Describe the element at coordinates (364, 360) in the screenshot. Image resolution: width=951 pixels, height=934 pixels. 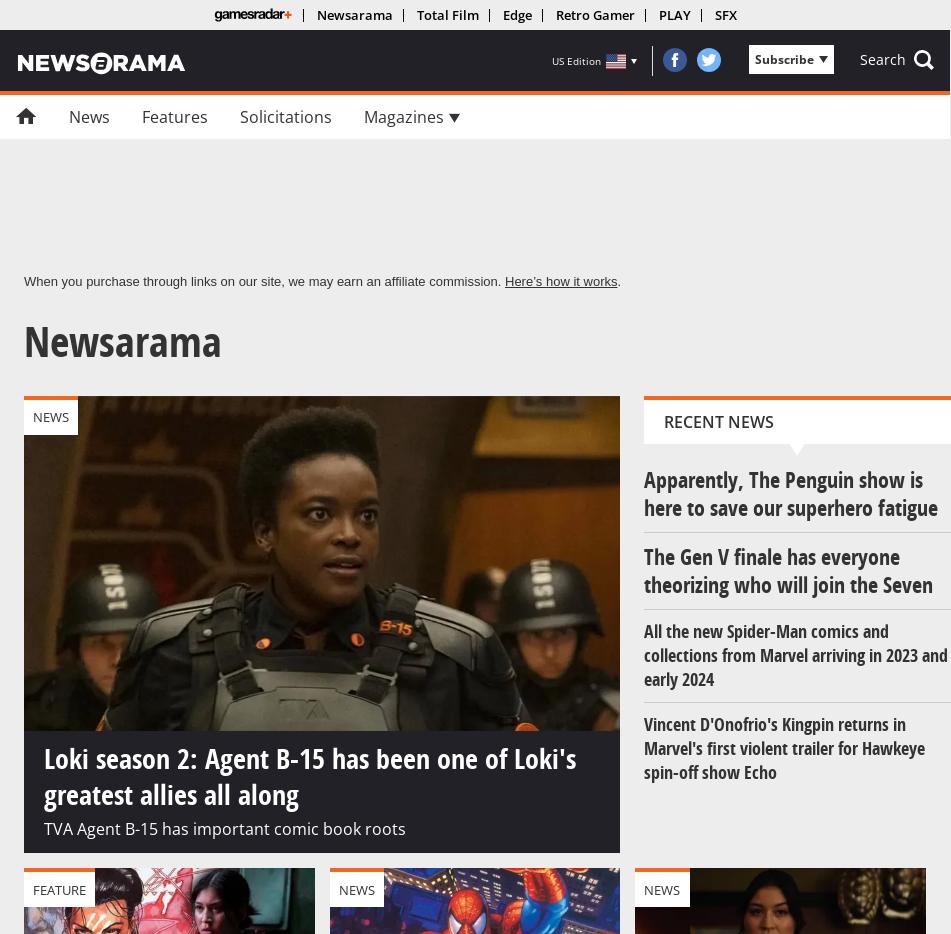
I see `'$12.99'` at that location.